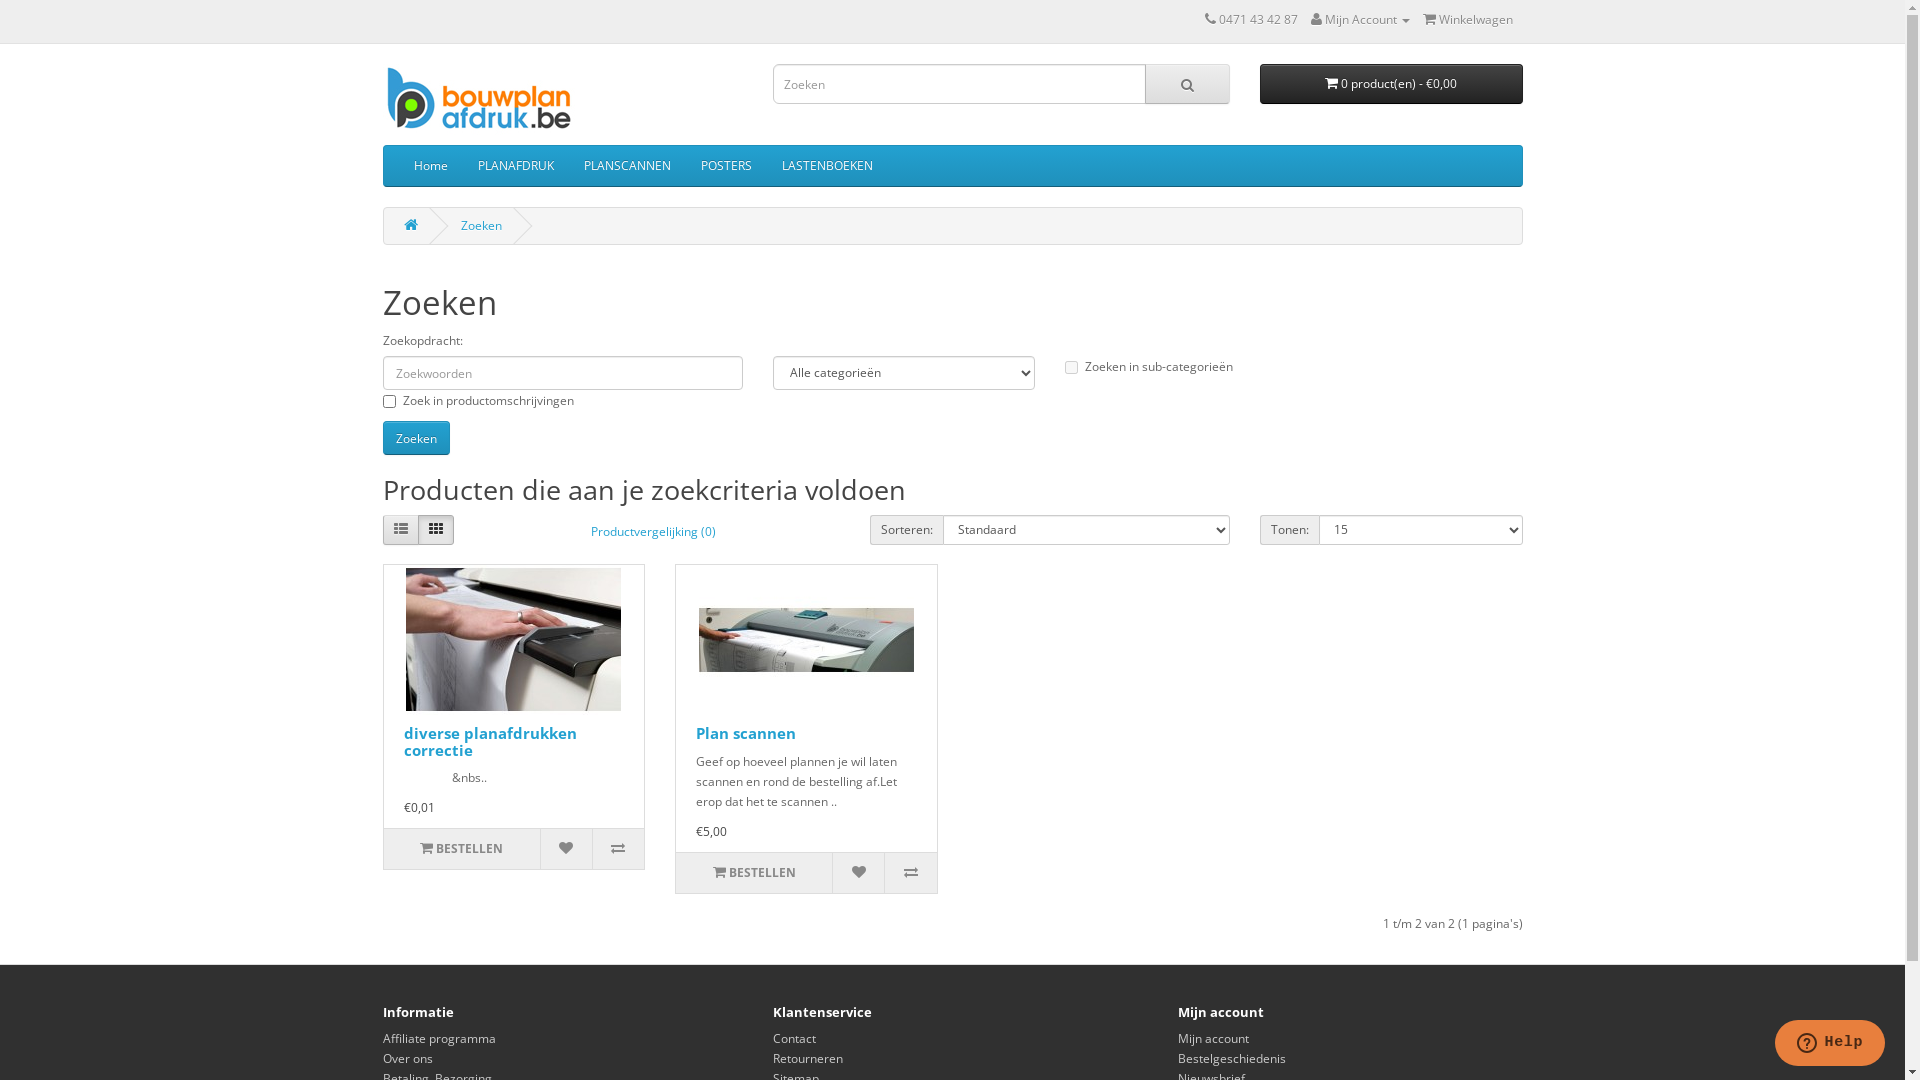 This screenshot has width=1920, height=1080. I want to click on 'Winkelwagen', so click(1467, 19).